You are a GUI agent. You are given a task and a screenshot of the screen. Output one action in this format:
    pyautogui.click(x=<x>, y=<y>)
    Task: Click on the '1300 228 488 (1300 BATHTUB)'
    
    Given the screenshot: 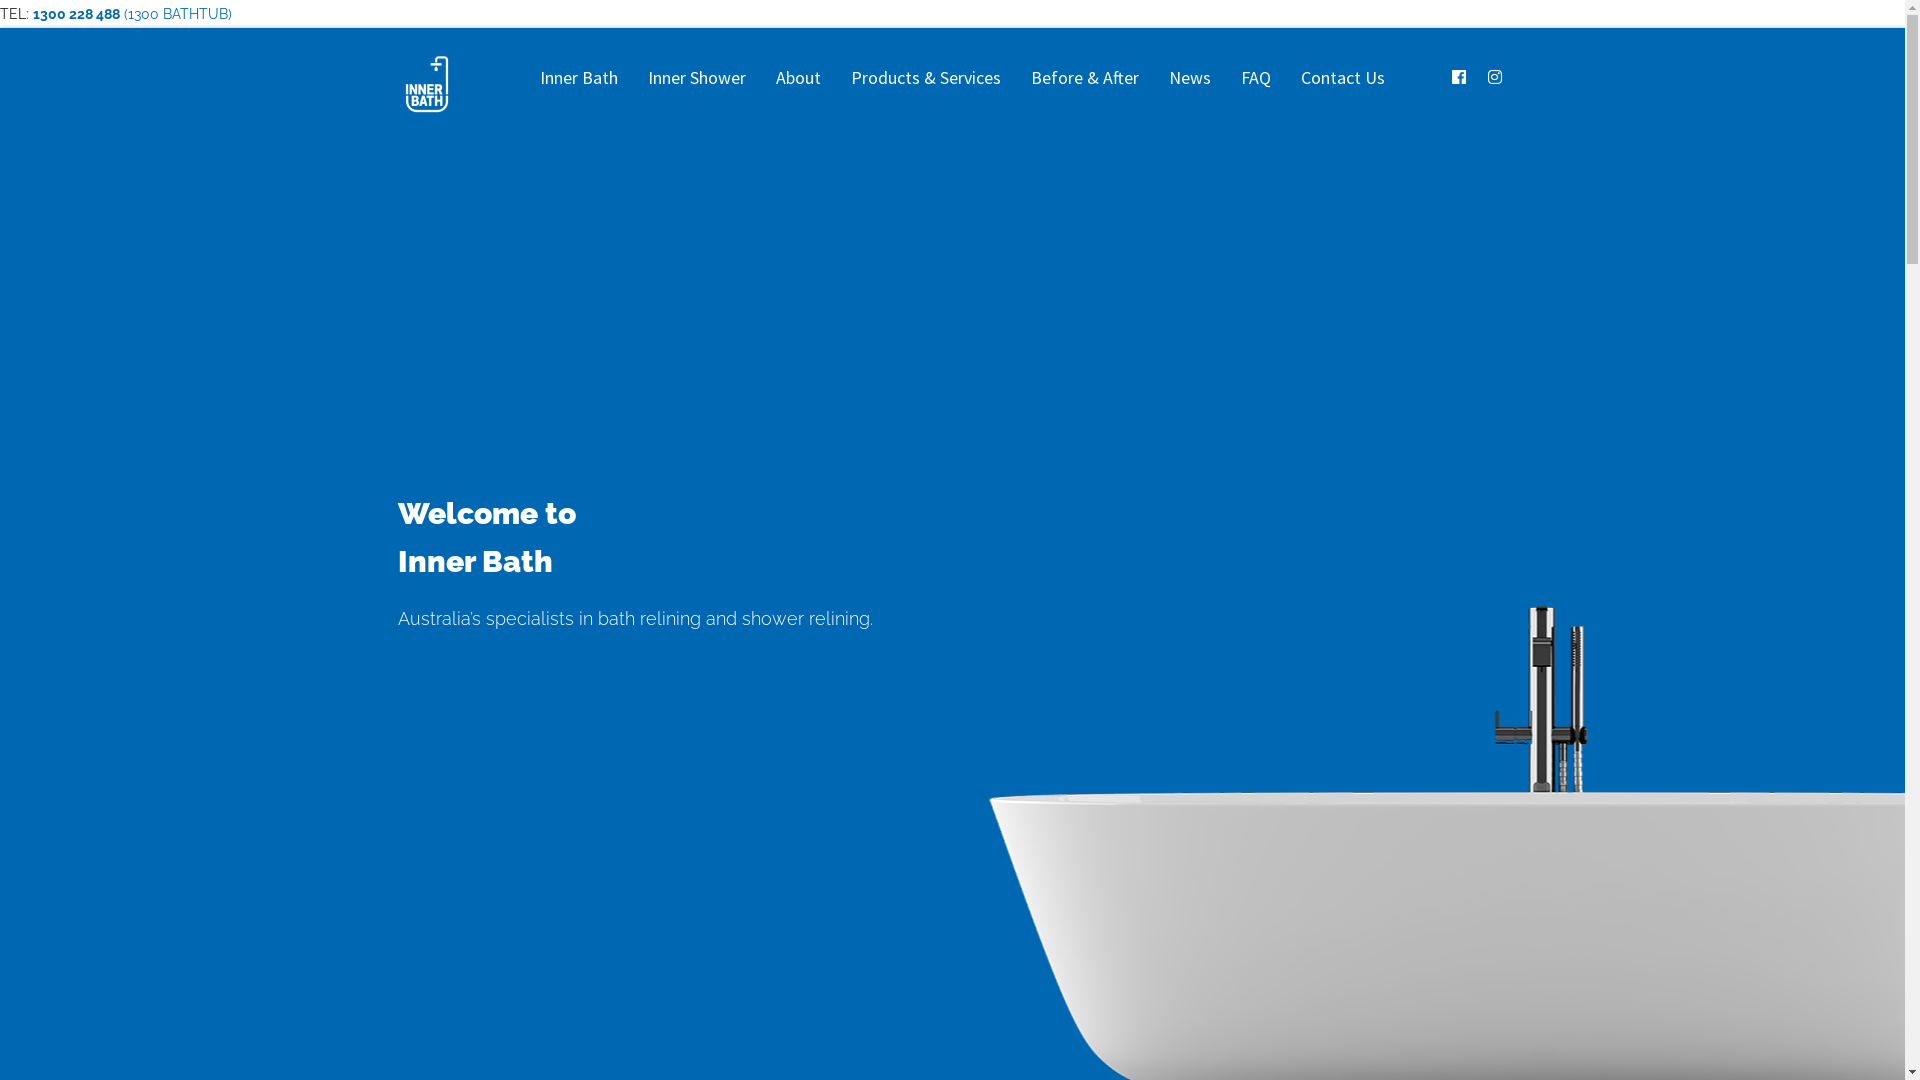 What is the action you would take?
    pyautogui.click(x=131, y=14)
    